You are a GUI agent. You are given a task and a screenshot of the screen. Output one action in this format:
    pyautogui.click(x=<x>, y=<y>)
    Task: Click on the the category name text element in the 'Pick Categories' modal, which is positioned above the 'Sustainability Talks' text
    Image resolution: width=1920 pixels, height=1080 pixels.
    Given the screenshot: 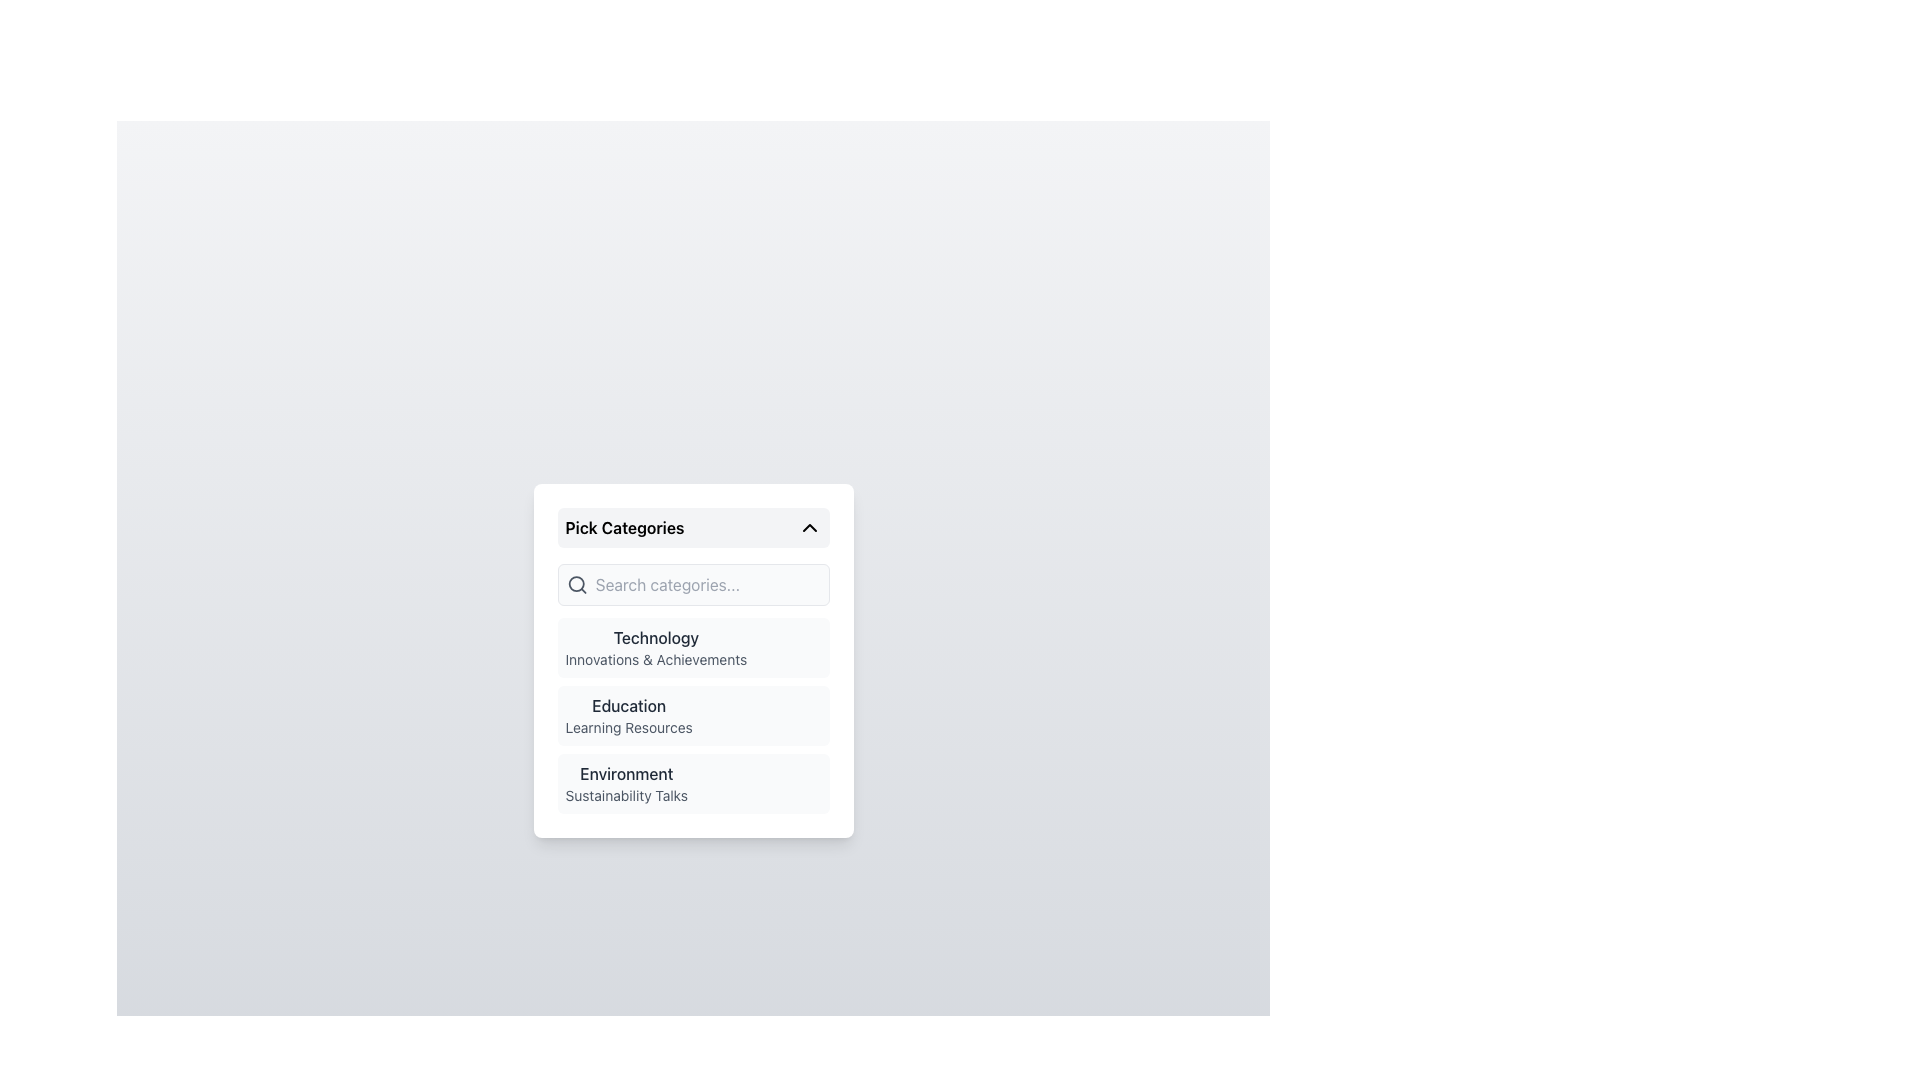 What is the action you would take?
    pyautogui.click(x=625, y=773)
    